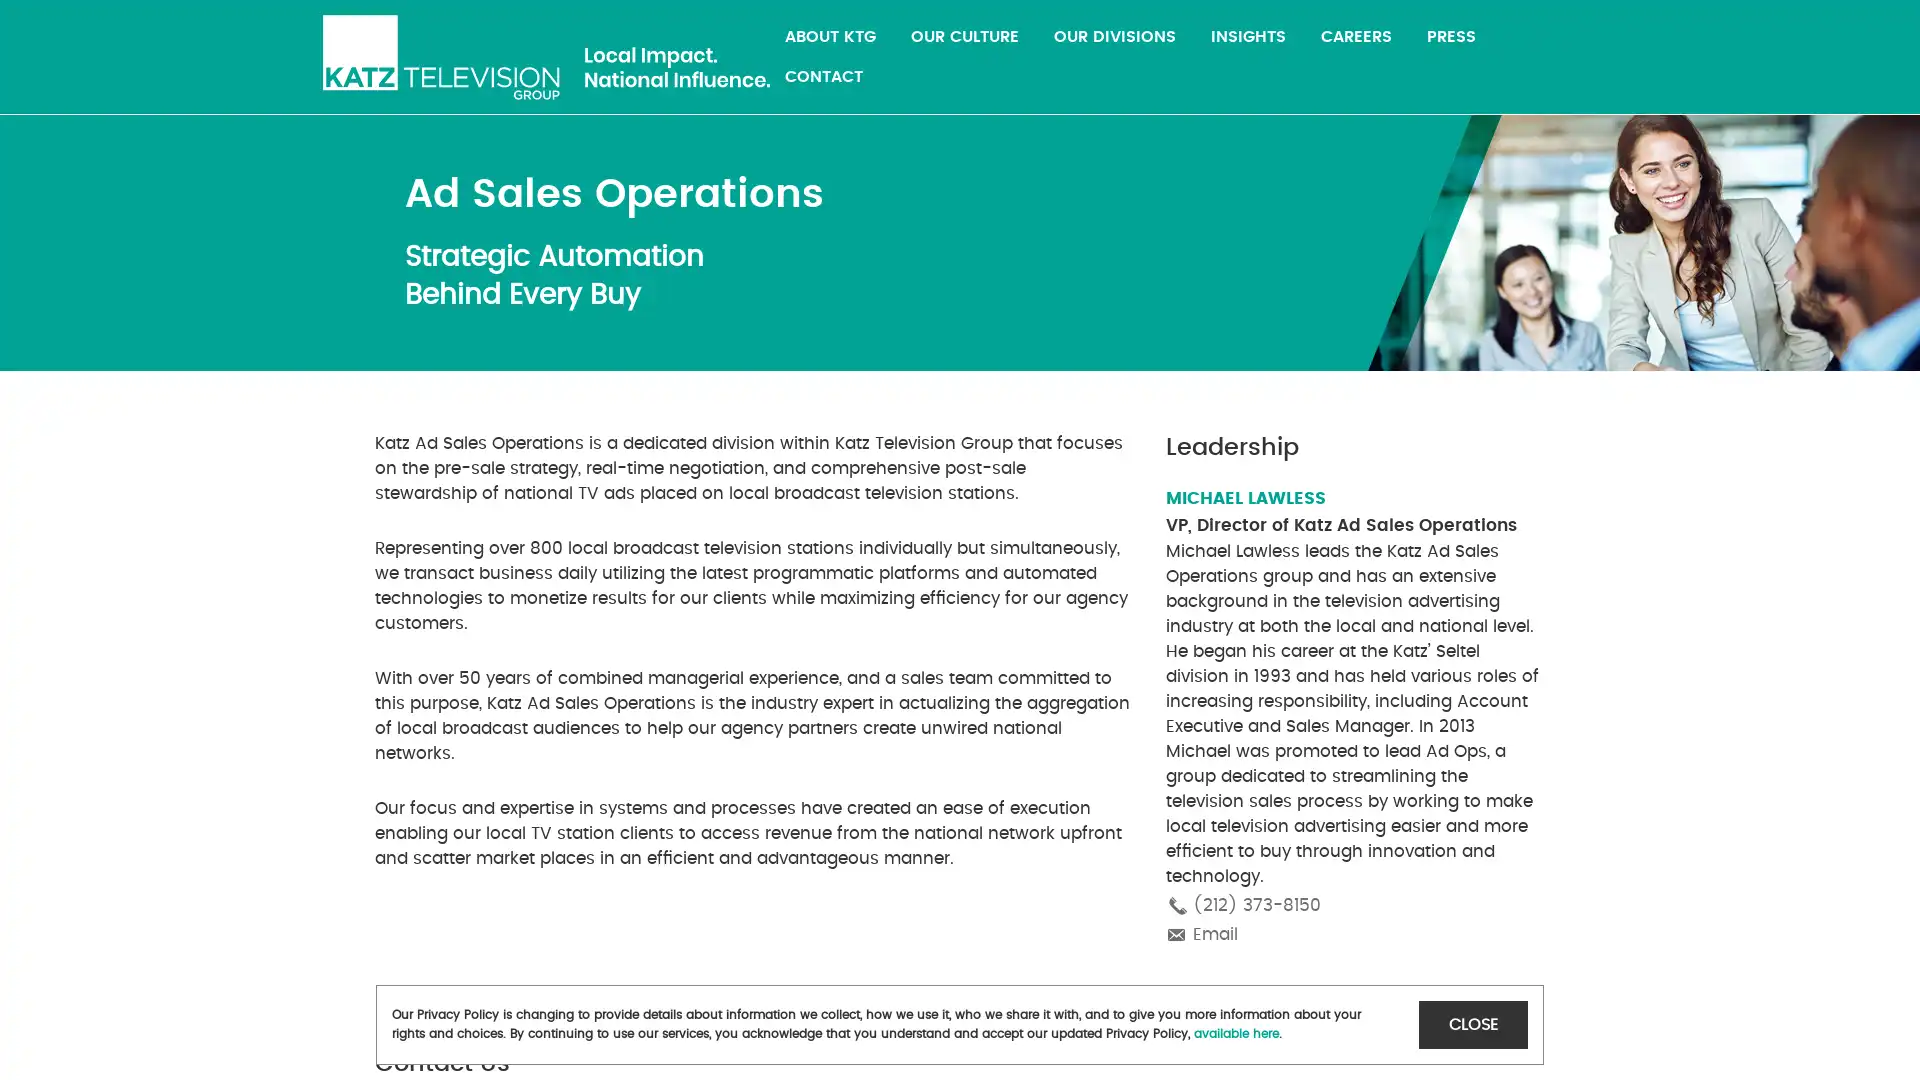  I want to click on CLOSE, so click(1473, 1024).